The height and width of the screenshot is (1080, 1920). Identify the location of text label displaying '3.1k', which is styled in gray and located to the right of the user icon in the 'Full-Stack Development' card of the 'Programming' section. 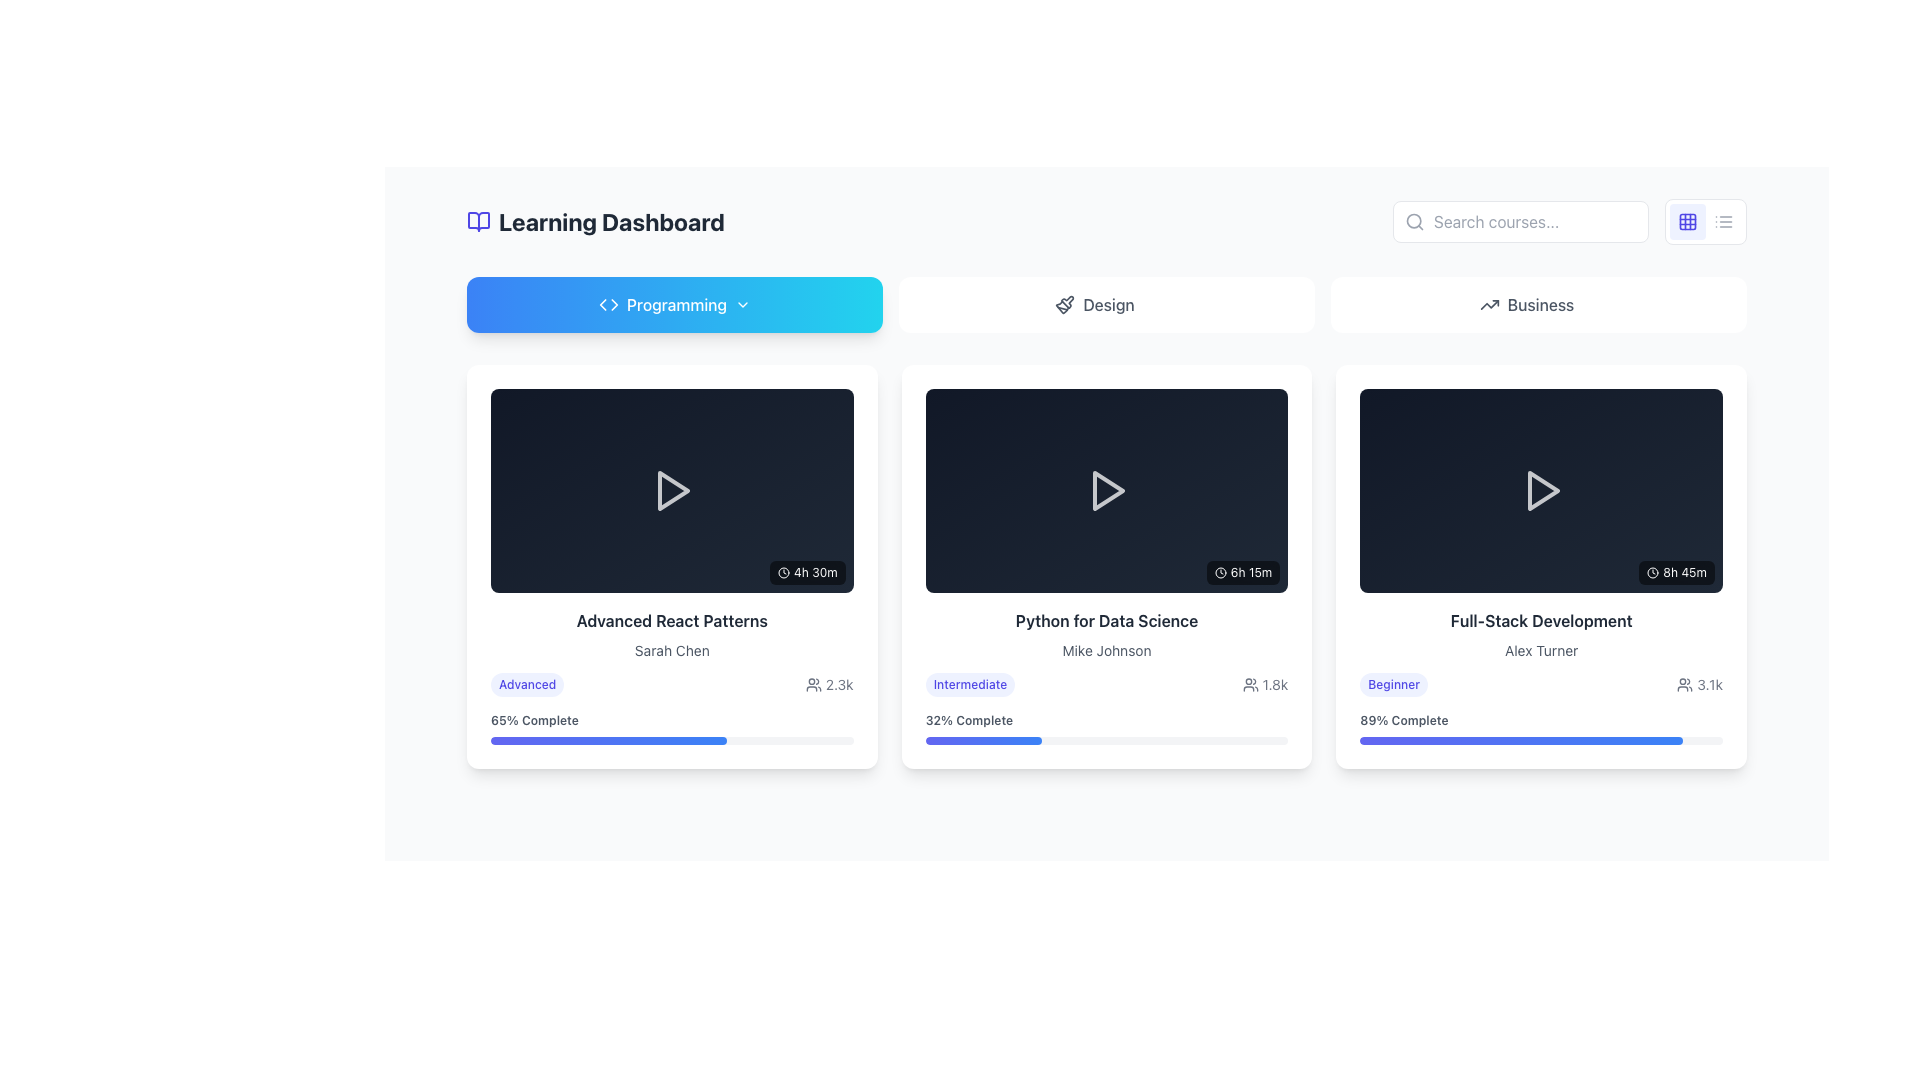
(1709, 683).